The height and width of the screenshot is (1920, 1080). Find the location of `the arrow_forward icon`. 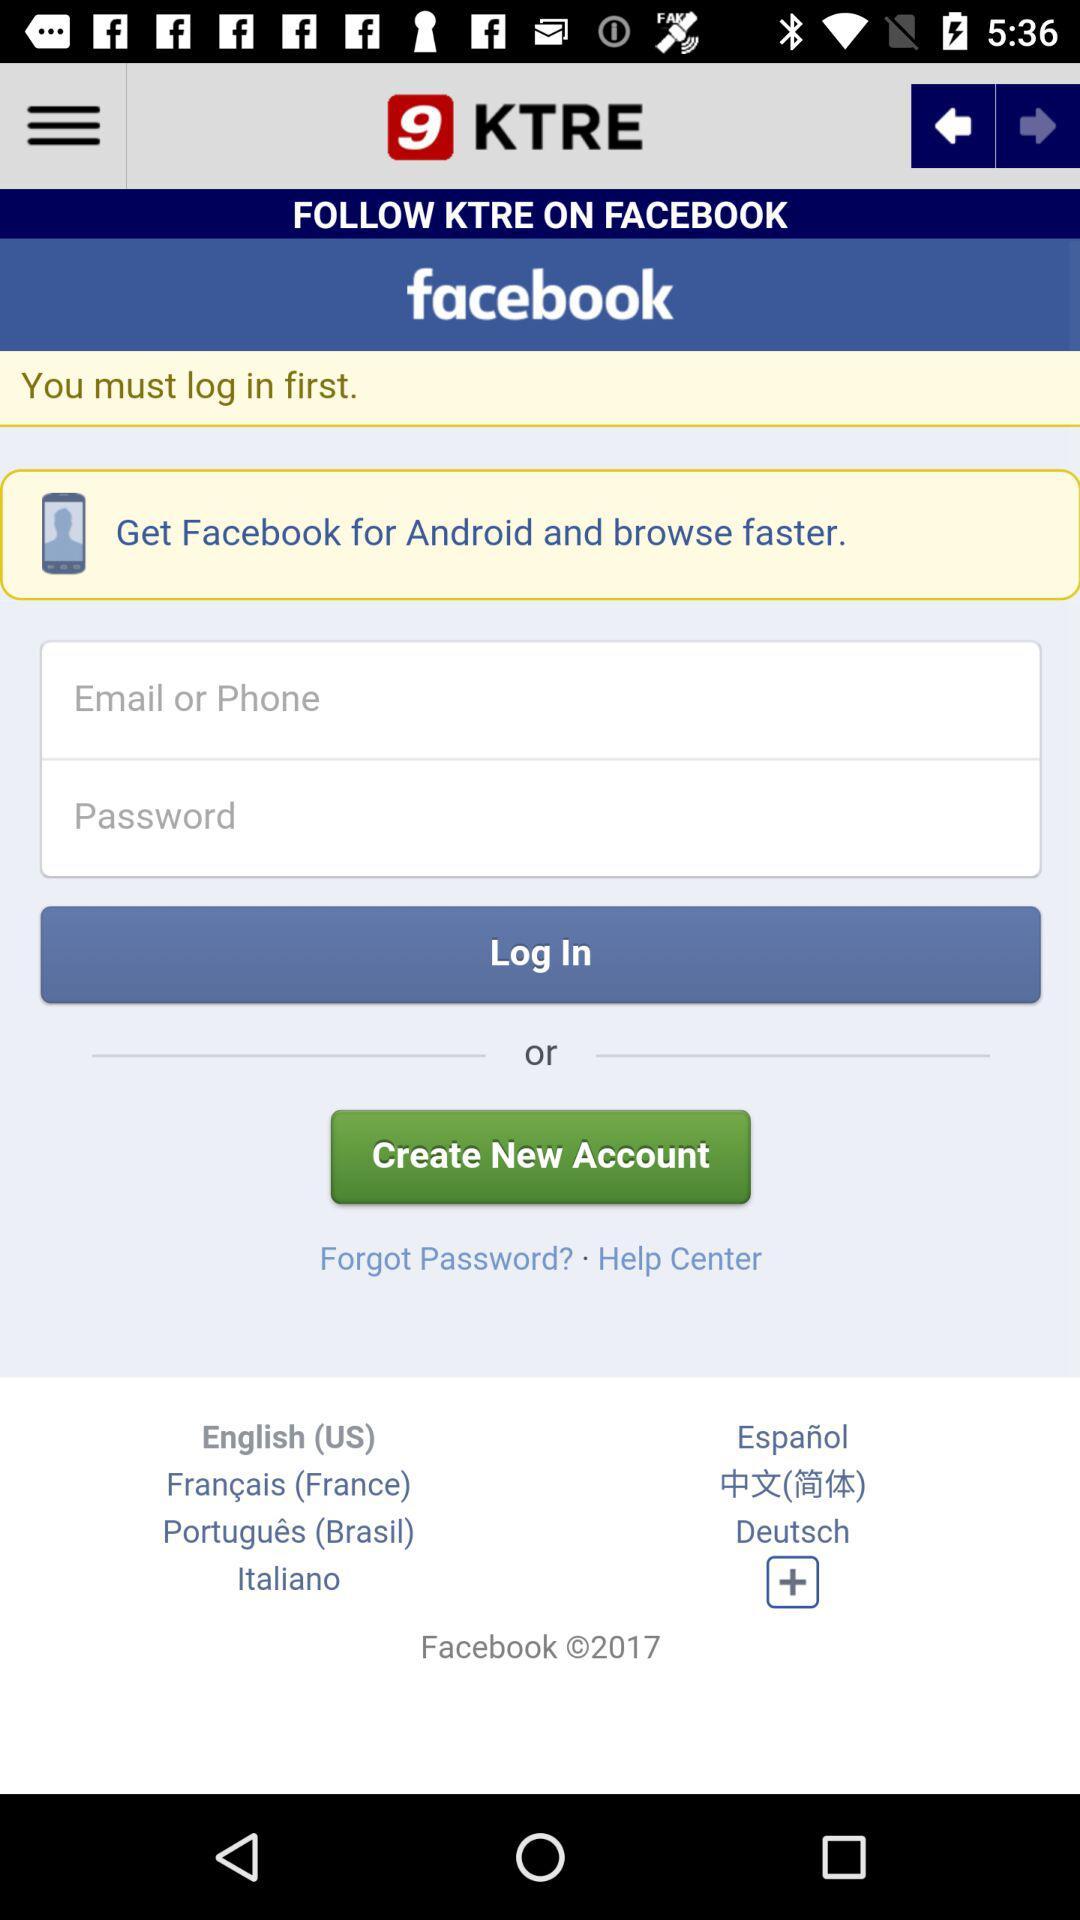

the arrow_forward icon is located at coordinates (1036, 124).